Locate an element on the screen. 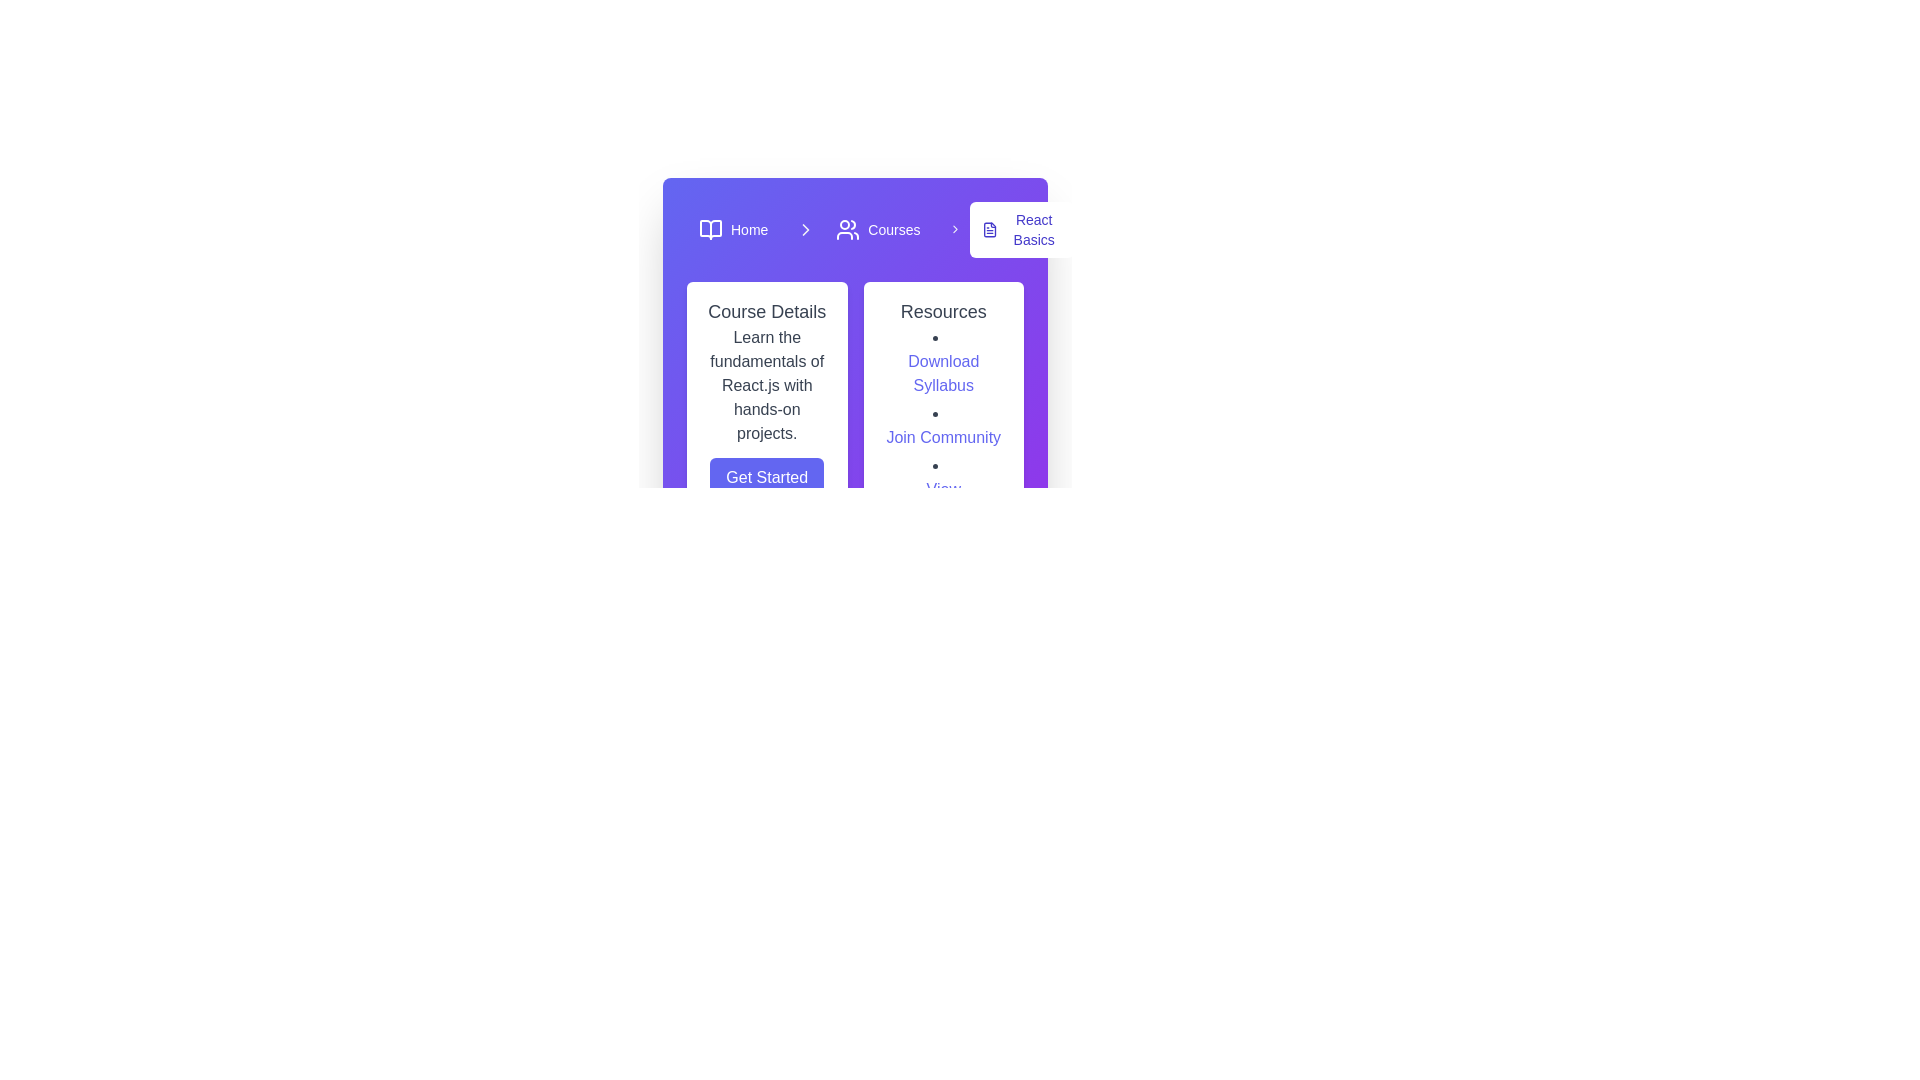 The width and height of the screenshot is (1920, 1080). the right-facing chevron icon located at the top-right corner of the interface is located at coordinates (806, 229).